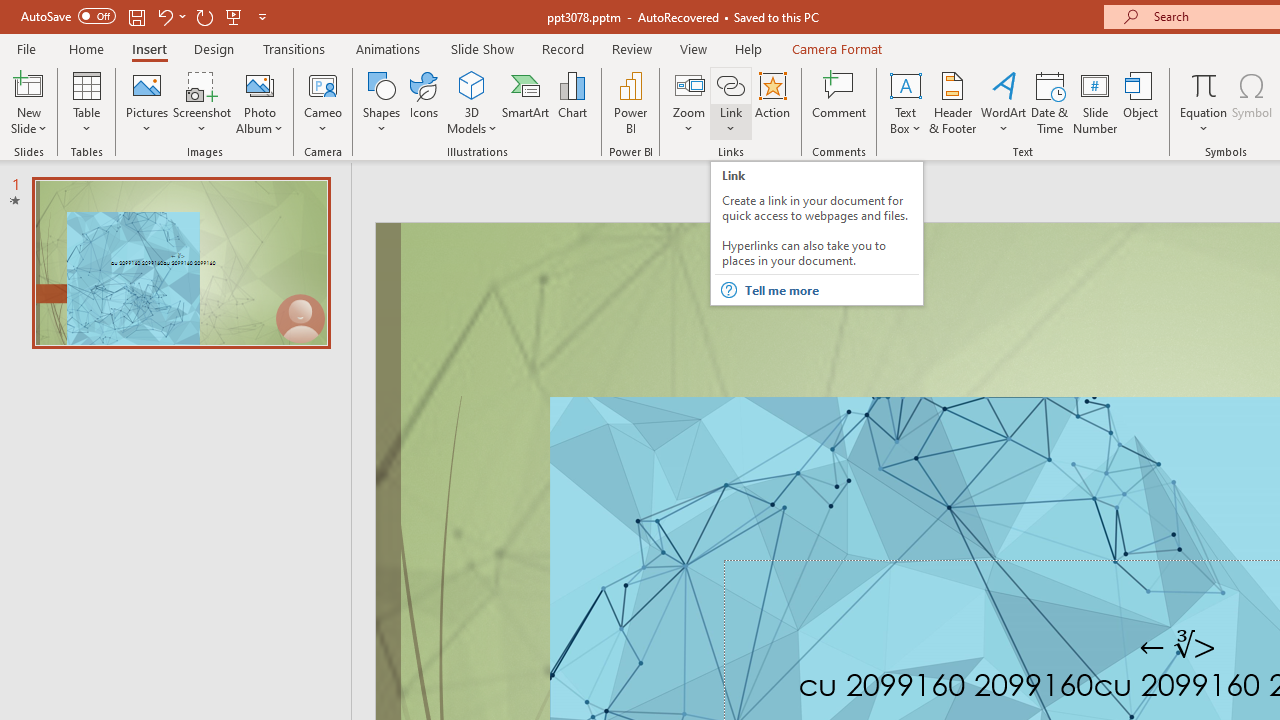  What do you see at coordinates (234, 16) in the screenshot?
I see `'From Beginning'` at bounding box center [234, 16].